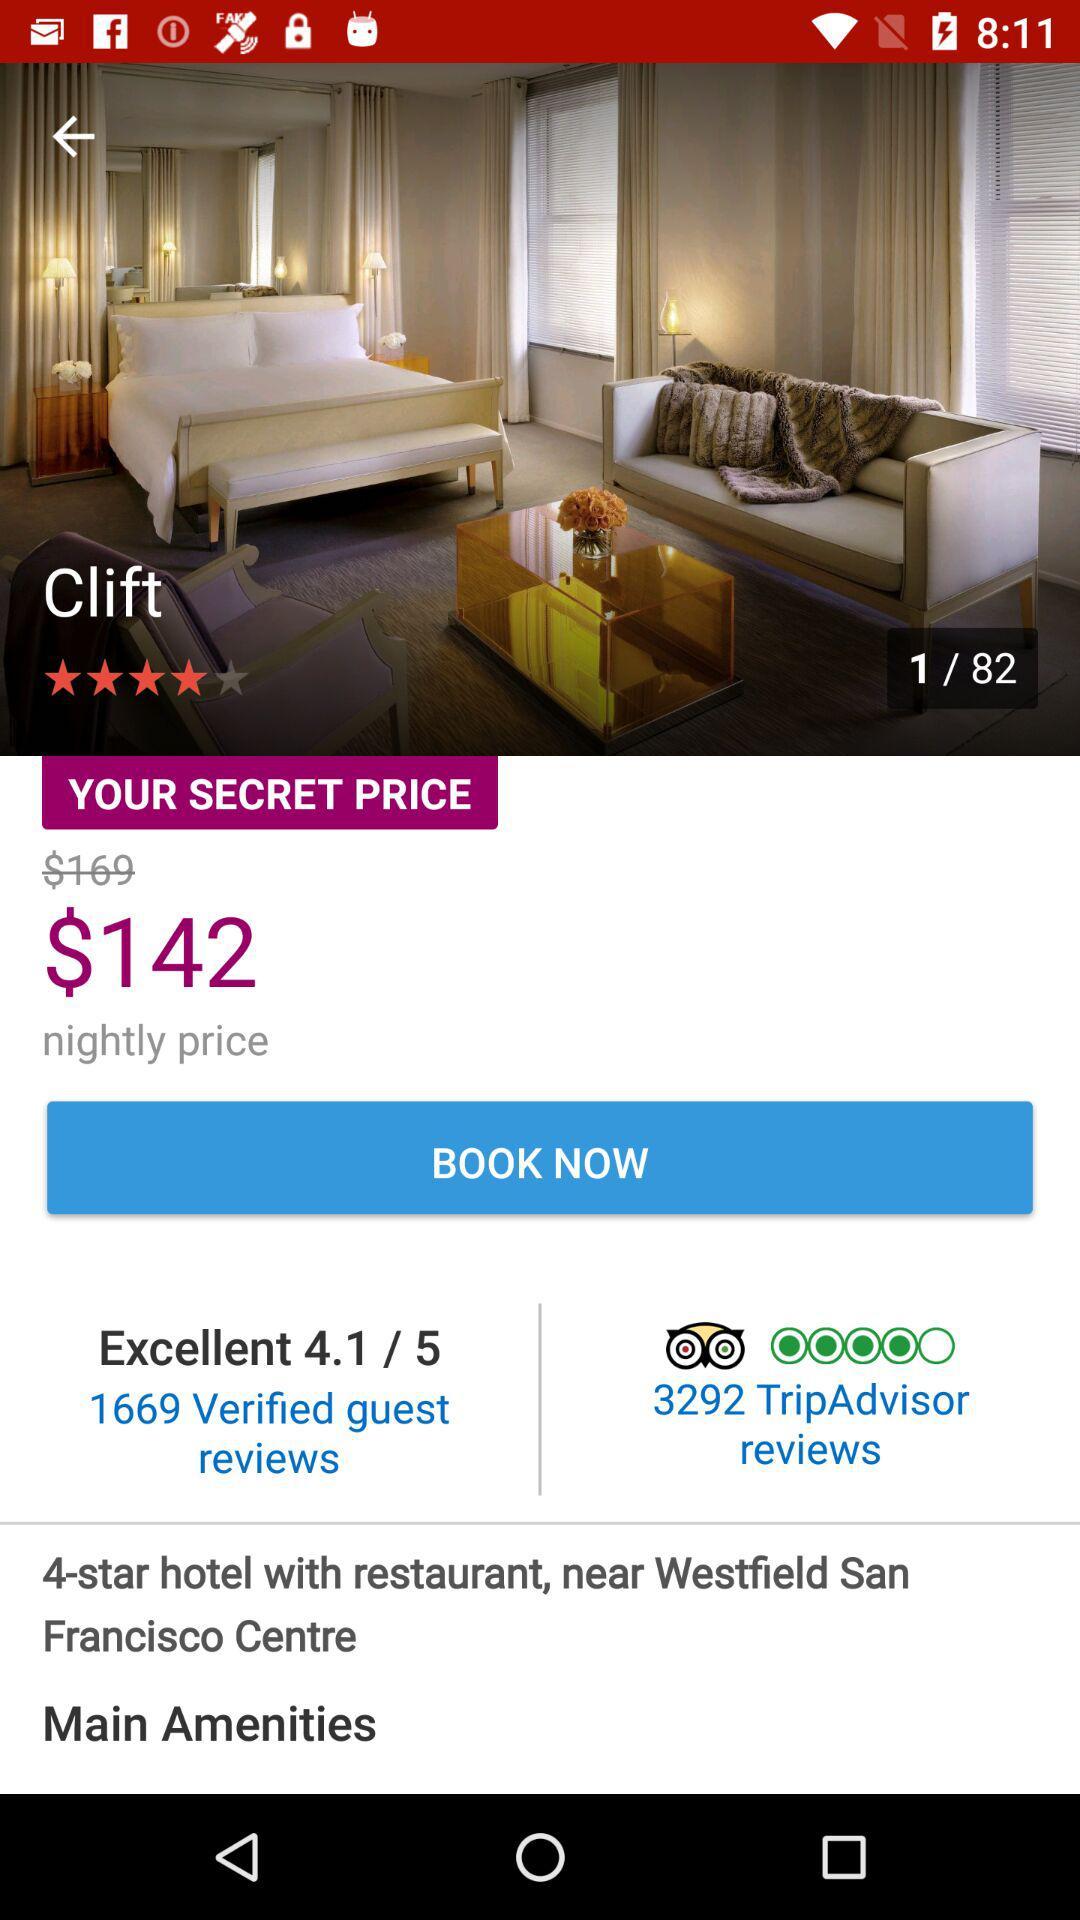  What do you see at coordinates (540, 1161) in the screenshot?
I see `the item at the center` at bounding box center [540, 1161].